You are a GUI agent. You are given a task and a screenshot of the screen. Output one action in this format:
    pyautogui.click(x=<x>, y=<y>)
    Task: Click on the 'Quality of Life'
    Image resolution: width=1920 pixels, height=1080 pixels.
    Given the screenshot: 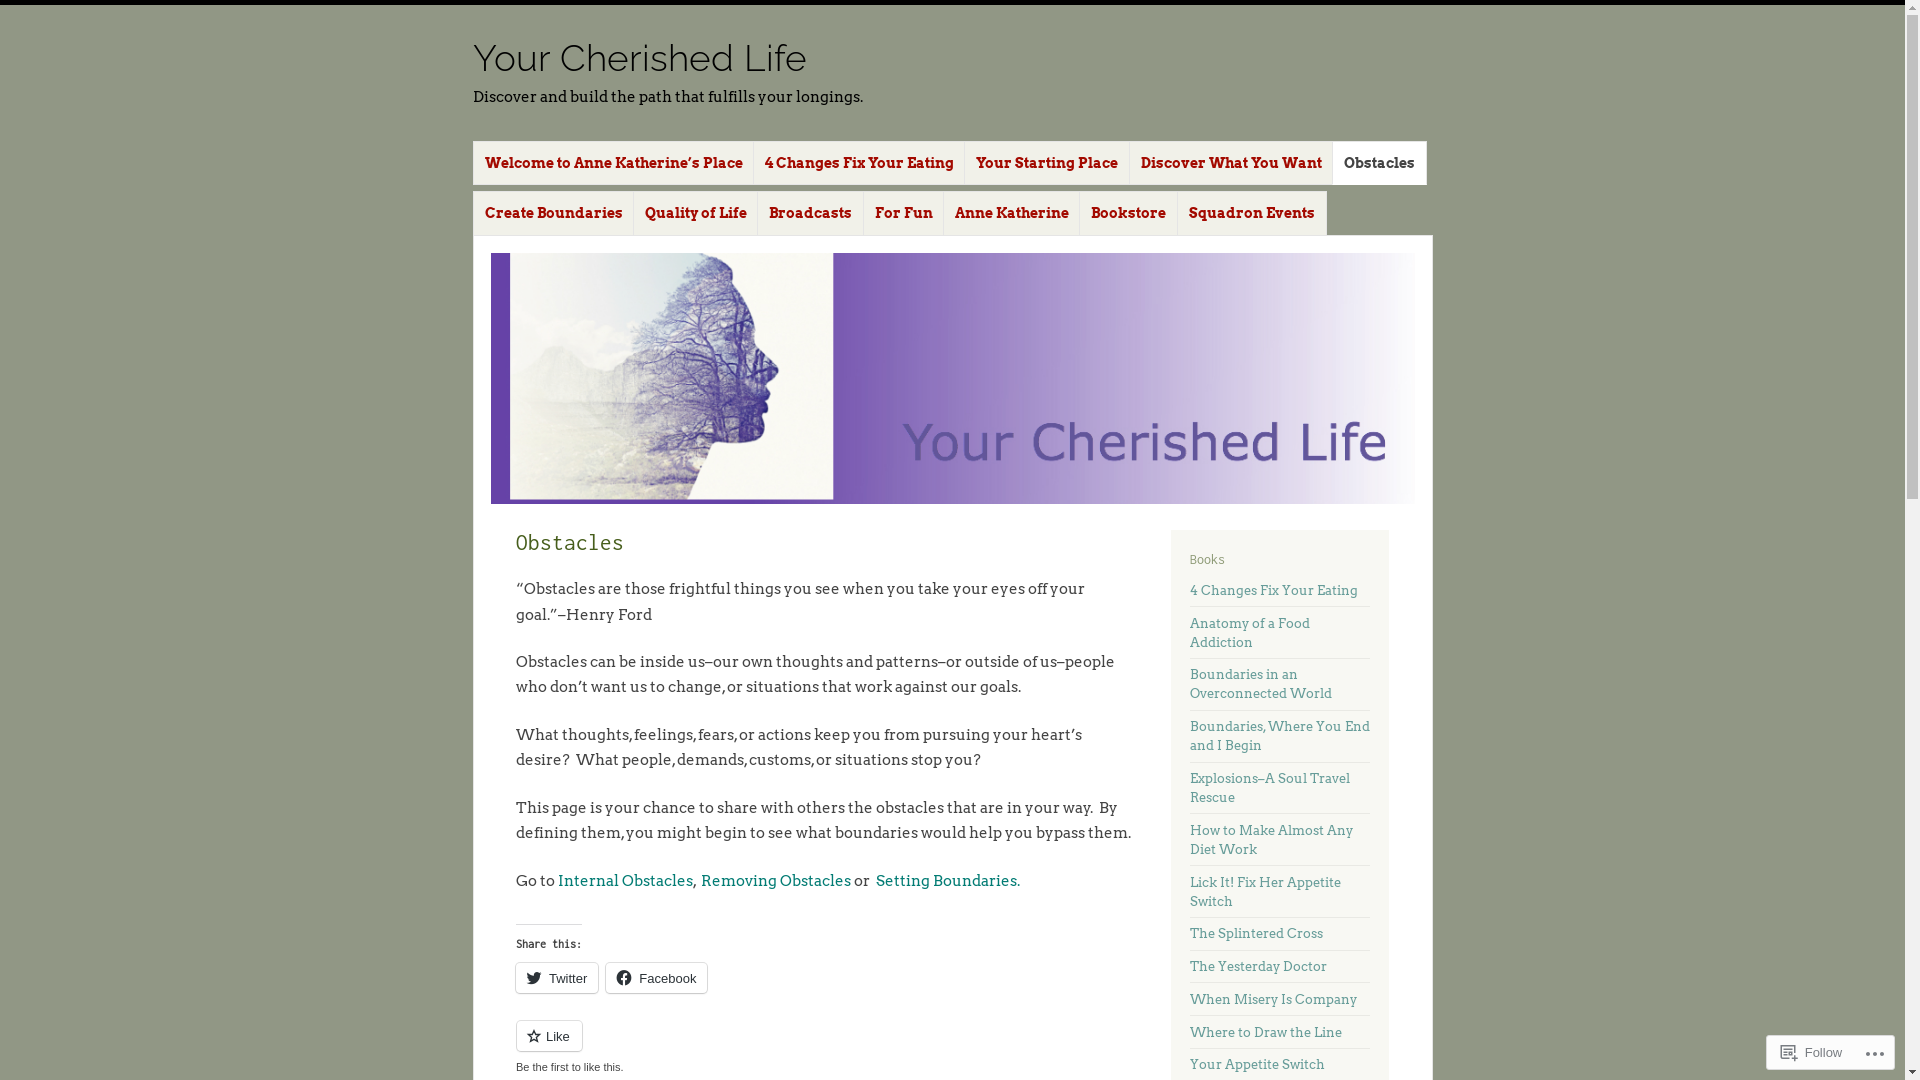 What is the action you would take?
    pyautogui.click(x=696, y=213)
    